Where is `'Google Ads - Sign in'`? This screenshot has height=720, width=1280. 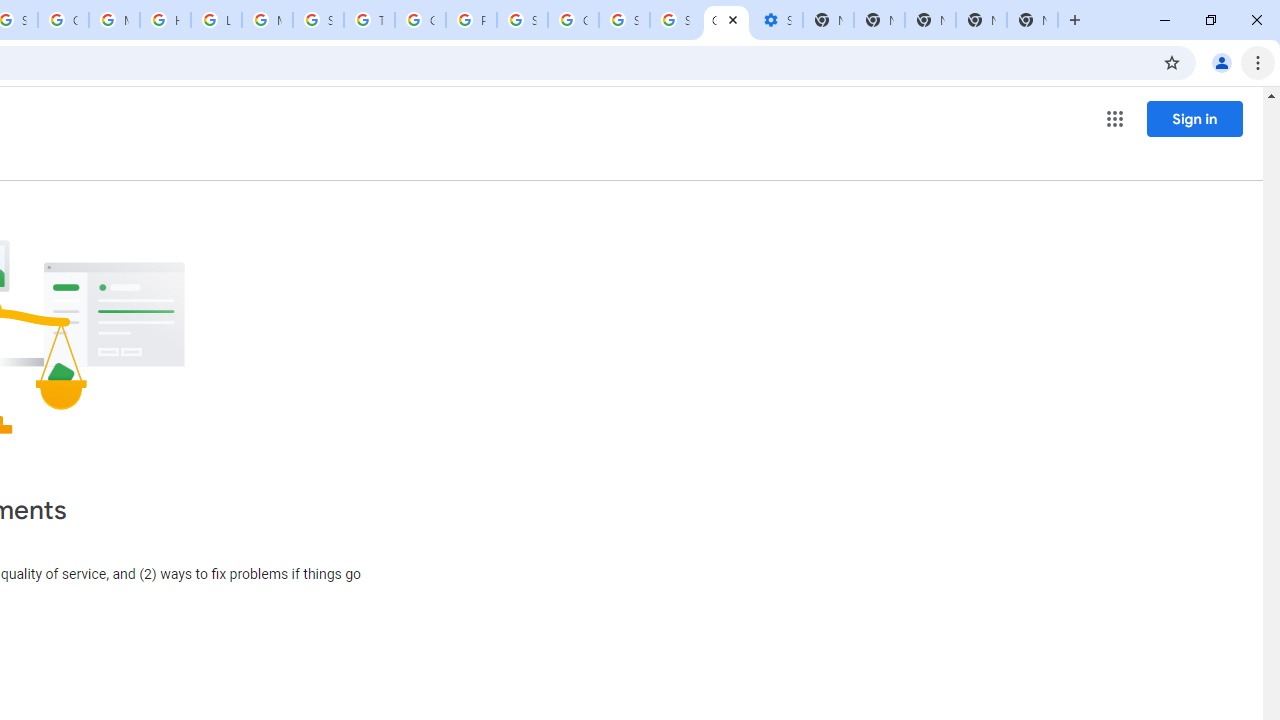
'Google Ads - Sign in' is located at coordinates (419, 20).